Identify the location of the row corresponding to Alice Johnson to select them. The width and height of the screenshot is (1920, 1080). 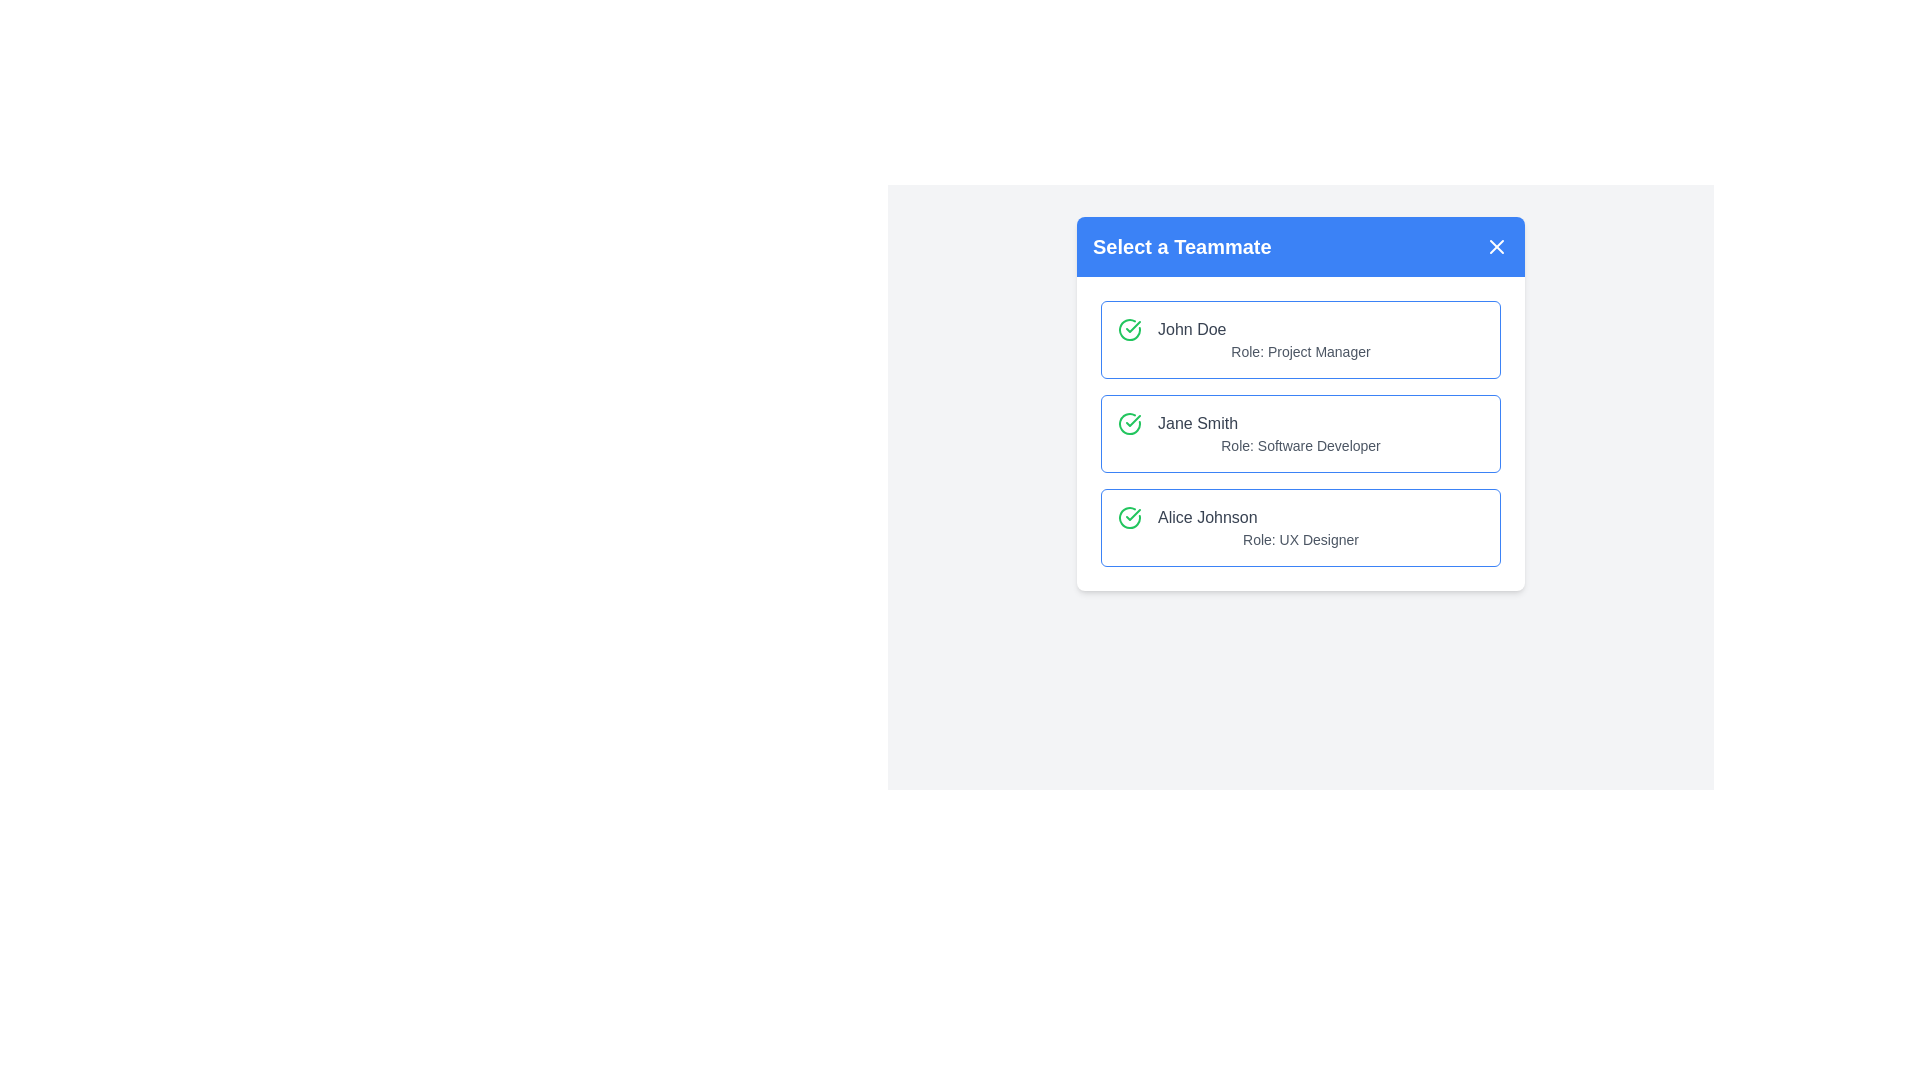
(1300, 527).